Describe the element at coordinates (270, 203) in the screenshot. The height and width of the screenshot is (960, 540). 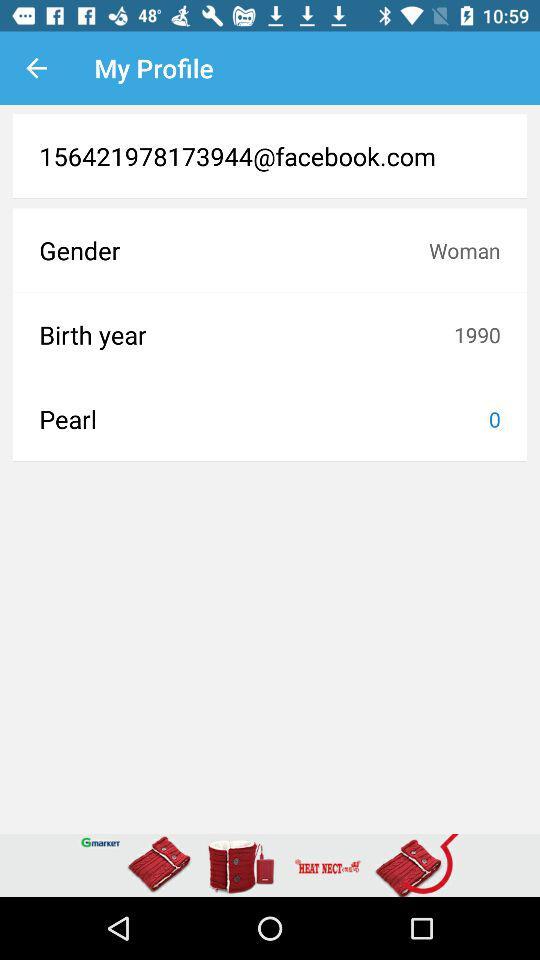
I see `the item above the gender icon` at that location.